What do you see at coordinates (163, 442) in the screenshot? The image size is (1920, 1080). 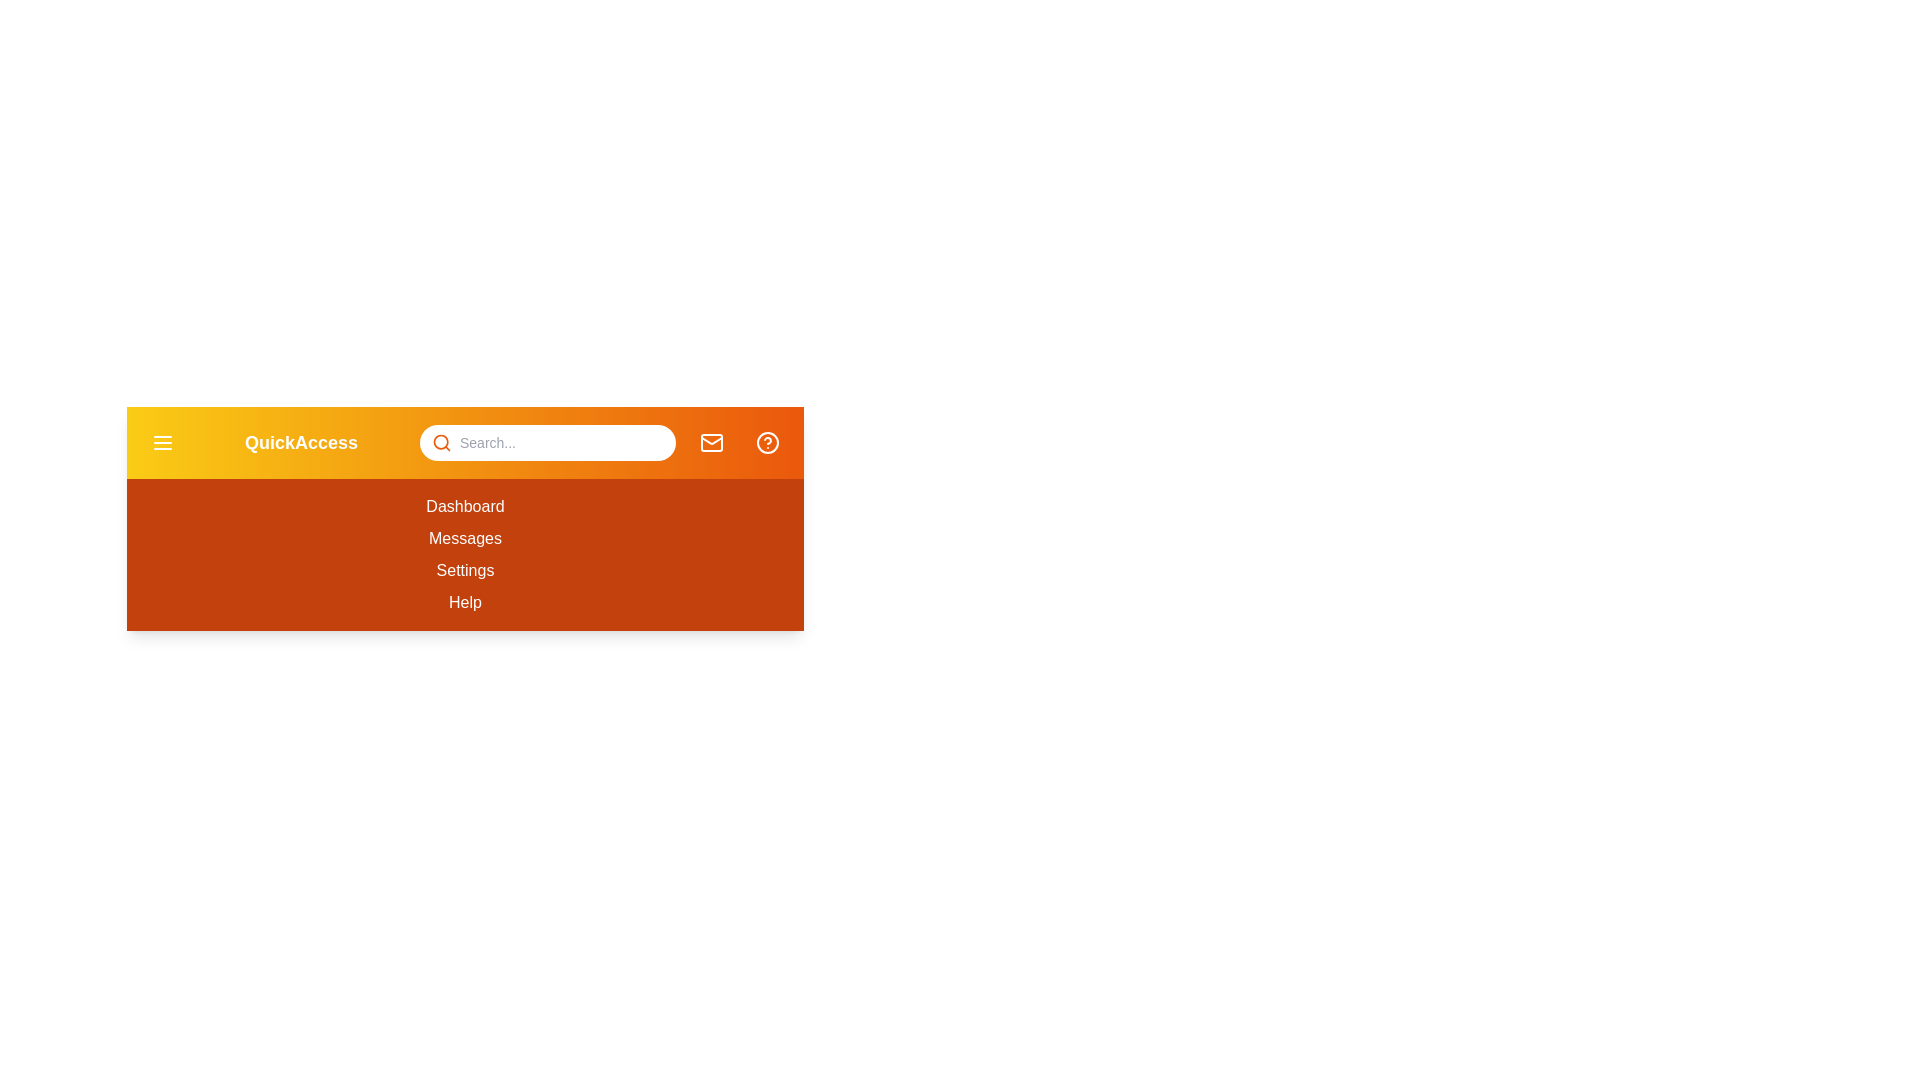 I see `the menu toggle icon, which is a square button with three horizontal lines on a yellow background, located in the top navigation bar to the left of the 'QuickAccess' label` at bounding box center [163, 442].